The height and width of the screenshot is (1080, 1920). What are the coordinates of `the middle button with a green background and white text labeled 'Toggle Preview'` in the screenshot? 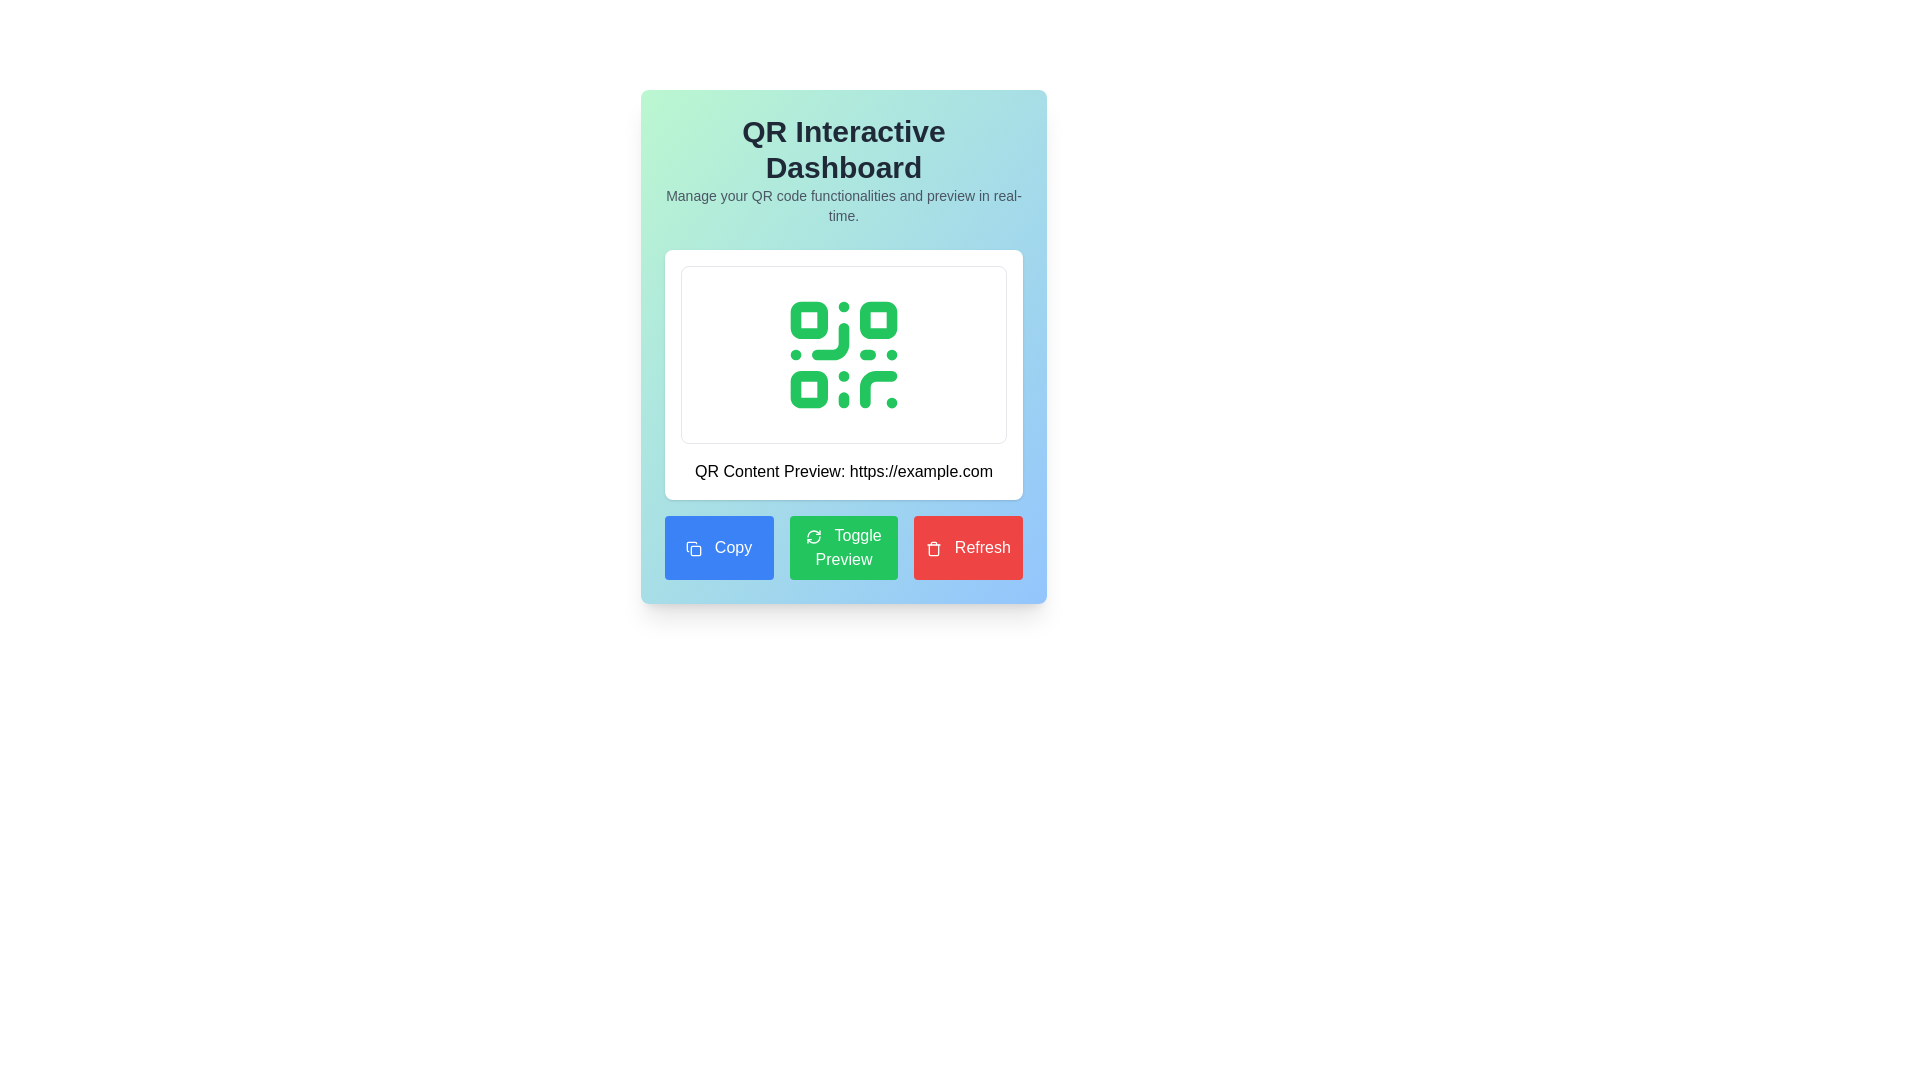 It's located at (844, 547).